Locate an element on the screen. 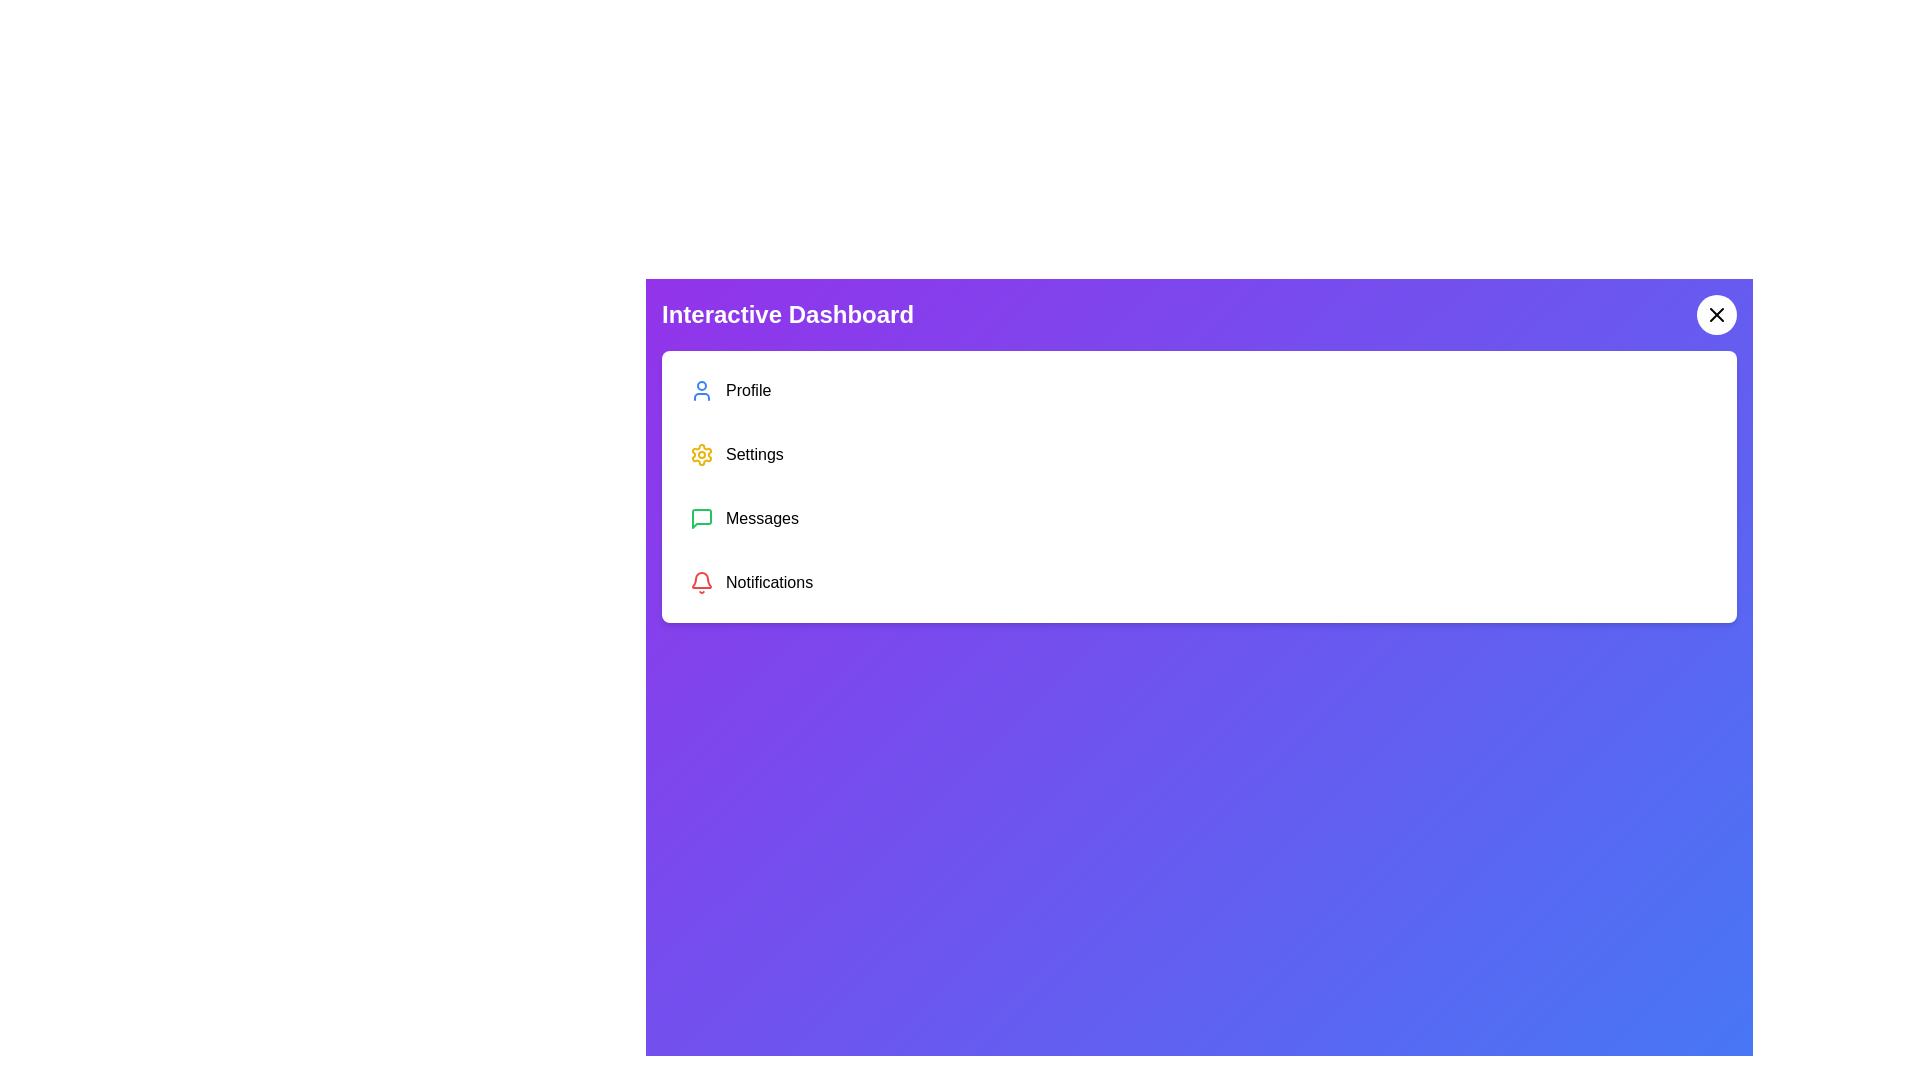 This screenshot has width=1920, height=1080. the user profile icon, which is a minimal blue line drawing representing a head and shoulders, located in the top-left corner of the 'Profile' option in the main panel, before the 'Profile' text label is located at coordinates (701, 390).